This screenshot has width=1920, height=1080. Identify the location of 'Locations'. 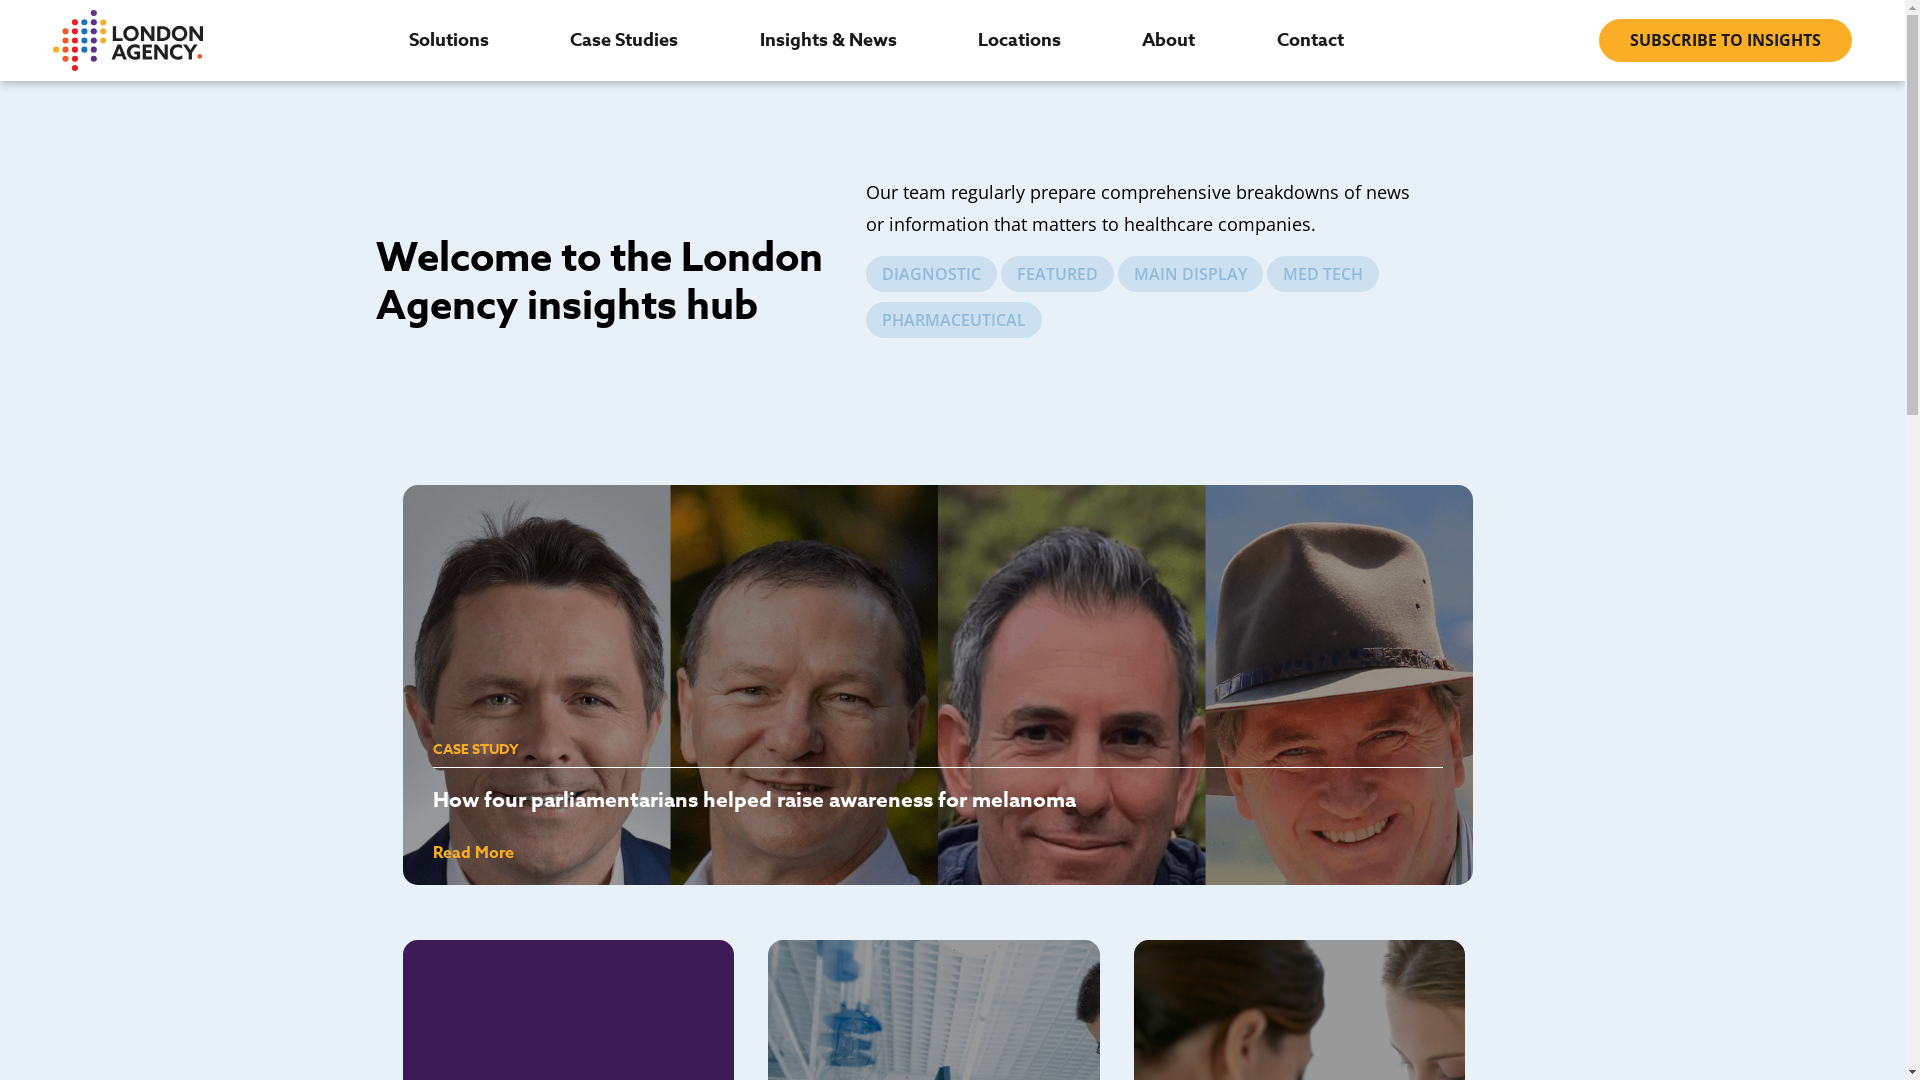
(1019, 39).